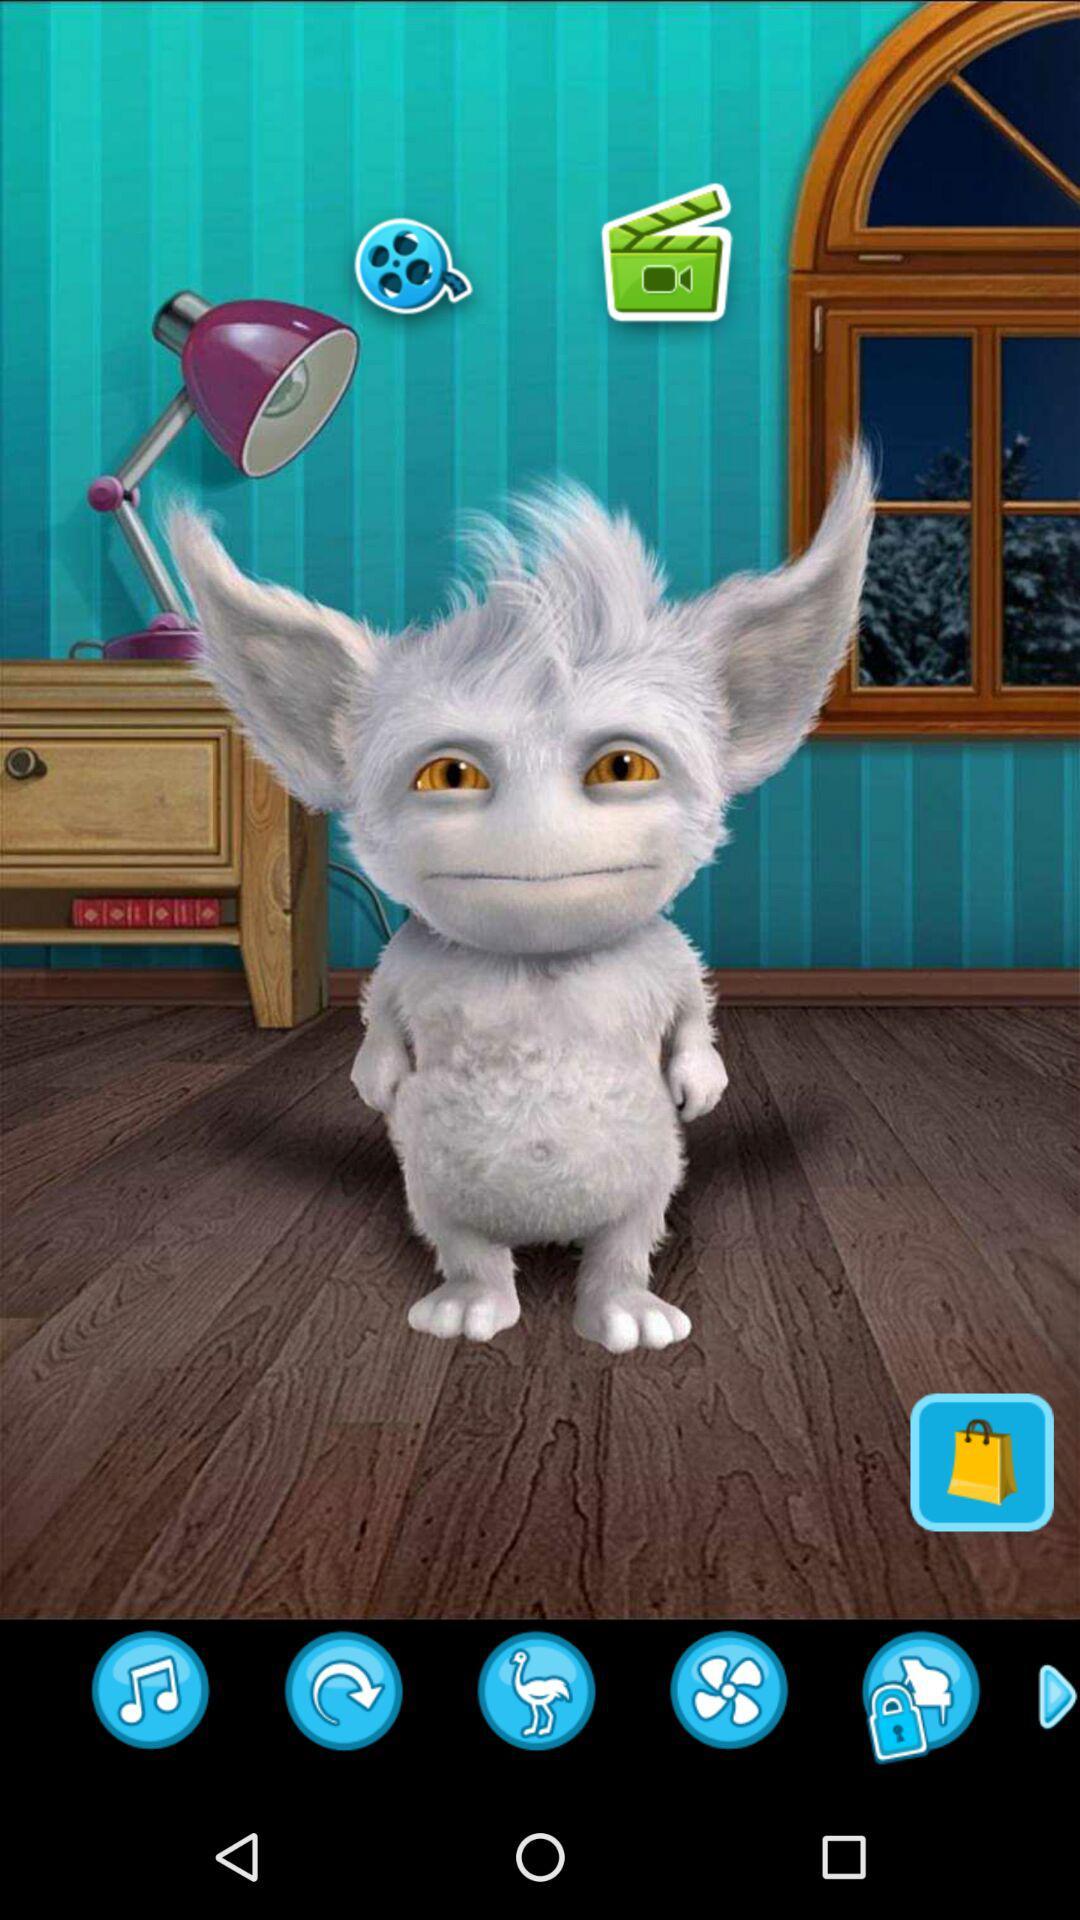 The height and width of the screenshot is (1920, 1080). Describe the element at coordinates (150, 1696) in the screenshot. I see `music` at that location.